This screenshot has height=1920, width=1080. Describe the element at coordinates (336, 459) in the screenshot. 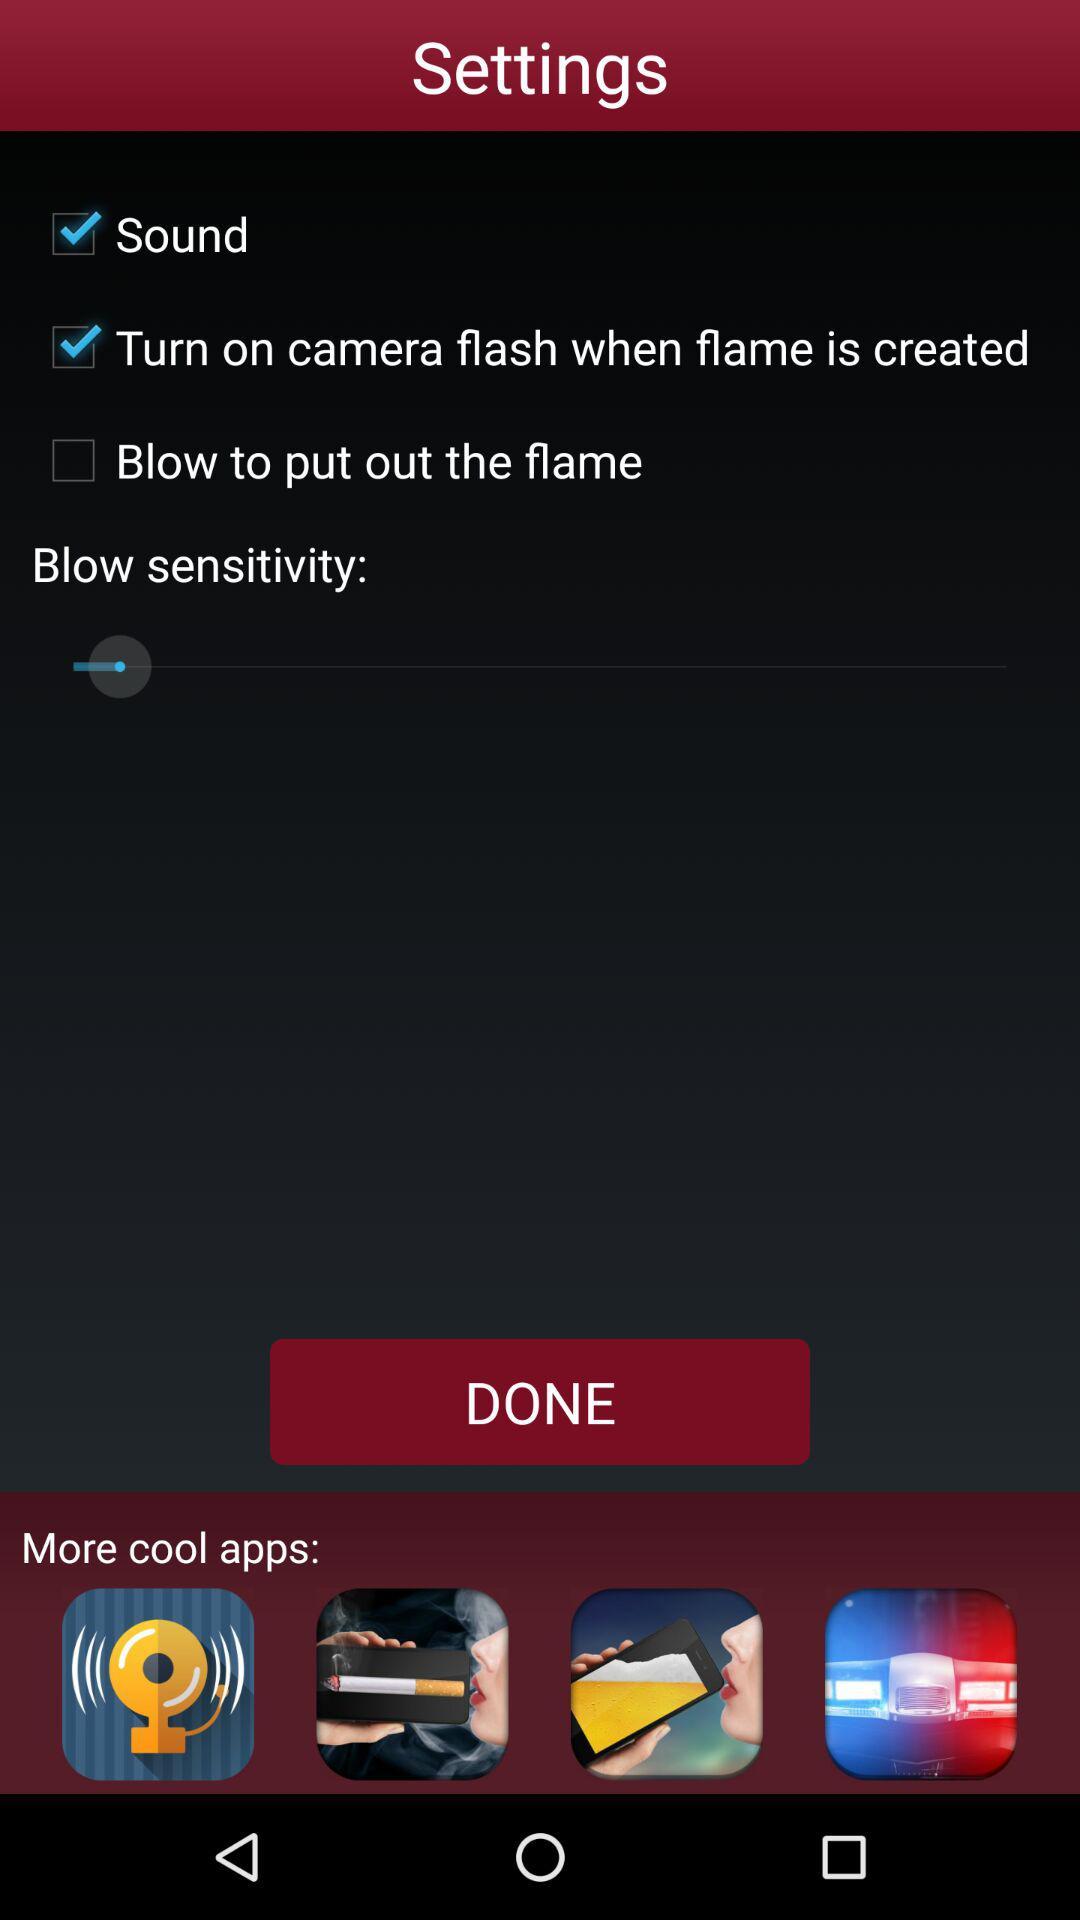

I see `the third option in the settings` at that location.